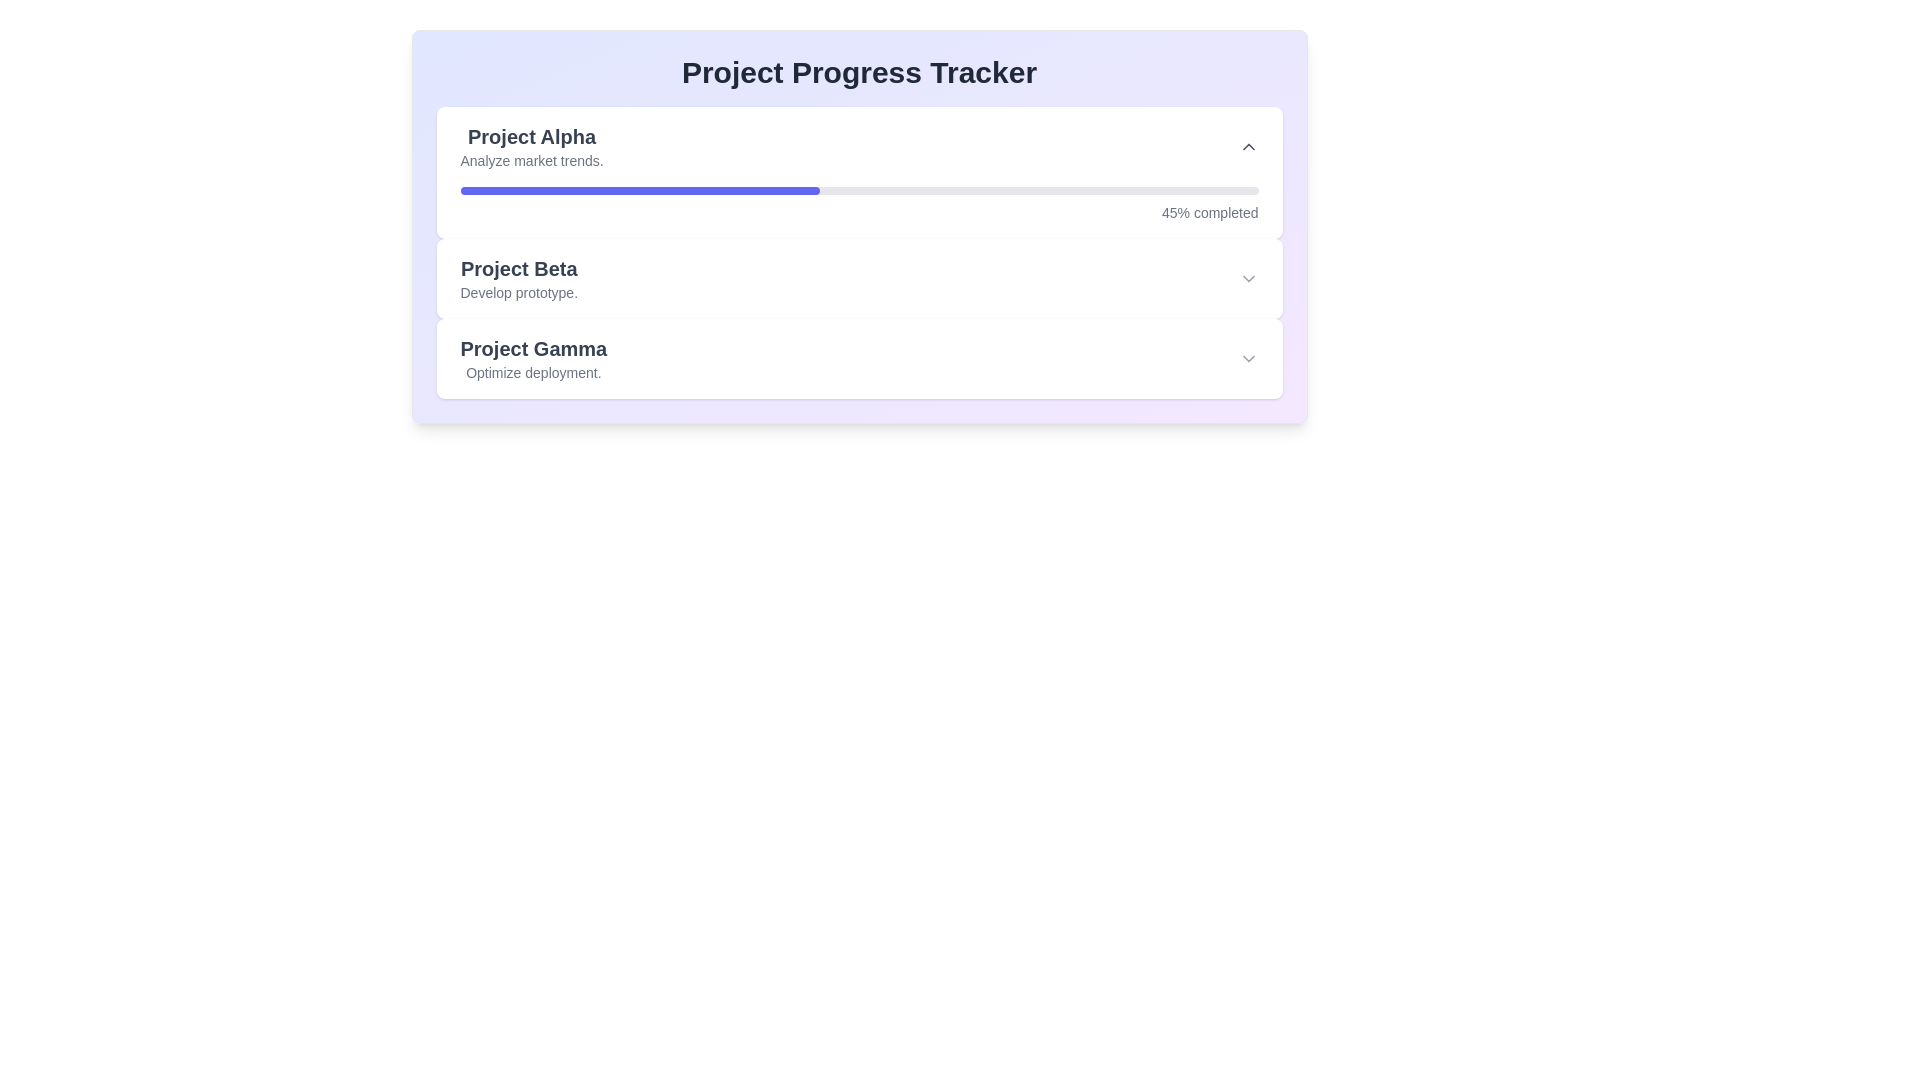 The image size is (1920, 1080). Describe the element at coordinates (859, 278) in the screenshot. I see `the Information Card representing the project details located as the second item in a vertical list, positioned below 'Project Alpha' and above 'Project Gamma'` at that location.